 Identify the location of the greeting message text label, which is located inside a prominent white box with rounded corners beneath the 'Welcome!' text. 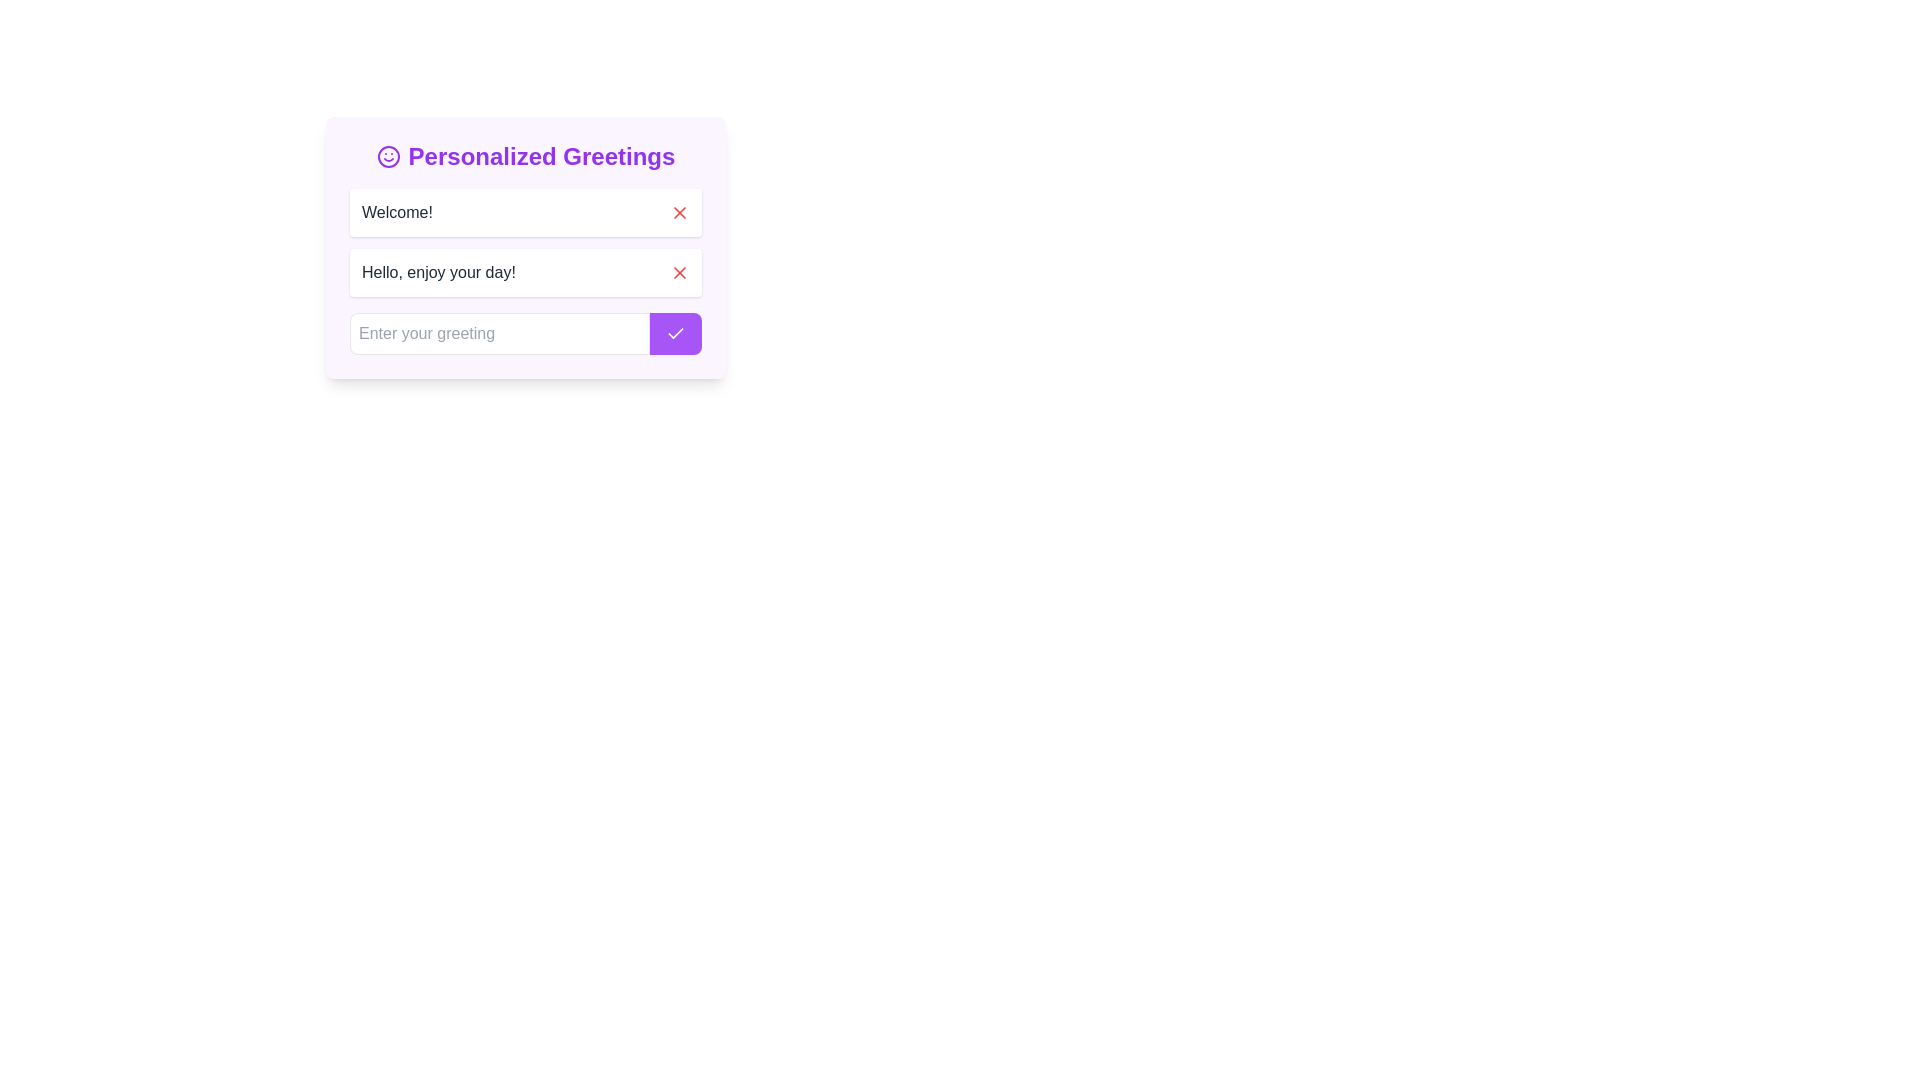
(437, 273).